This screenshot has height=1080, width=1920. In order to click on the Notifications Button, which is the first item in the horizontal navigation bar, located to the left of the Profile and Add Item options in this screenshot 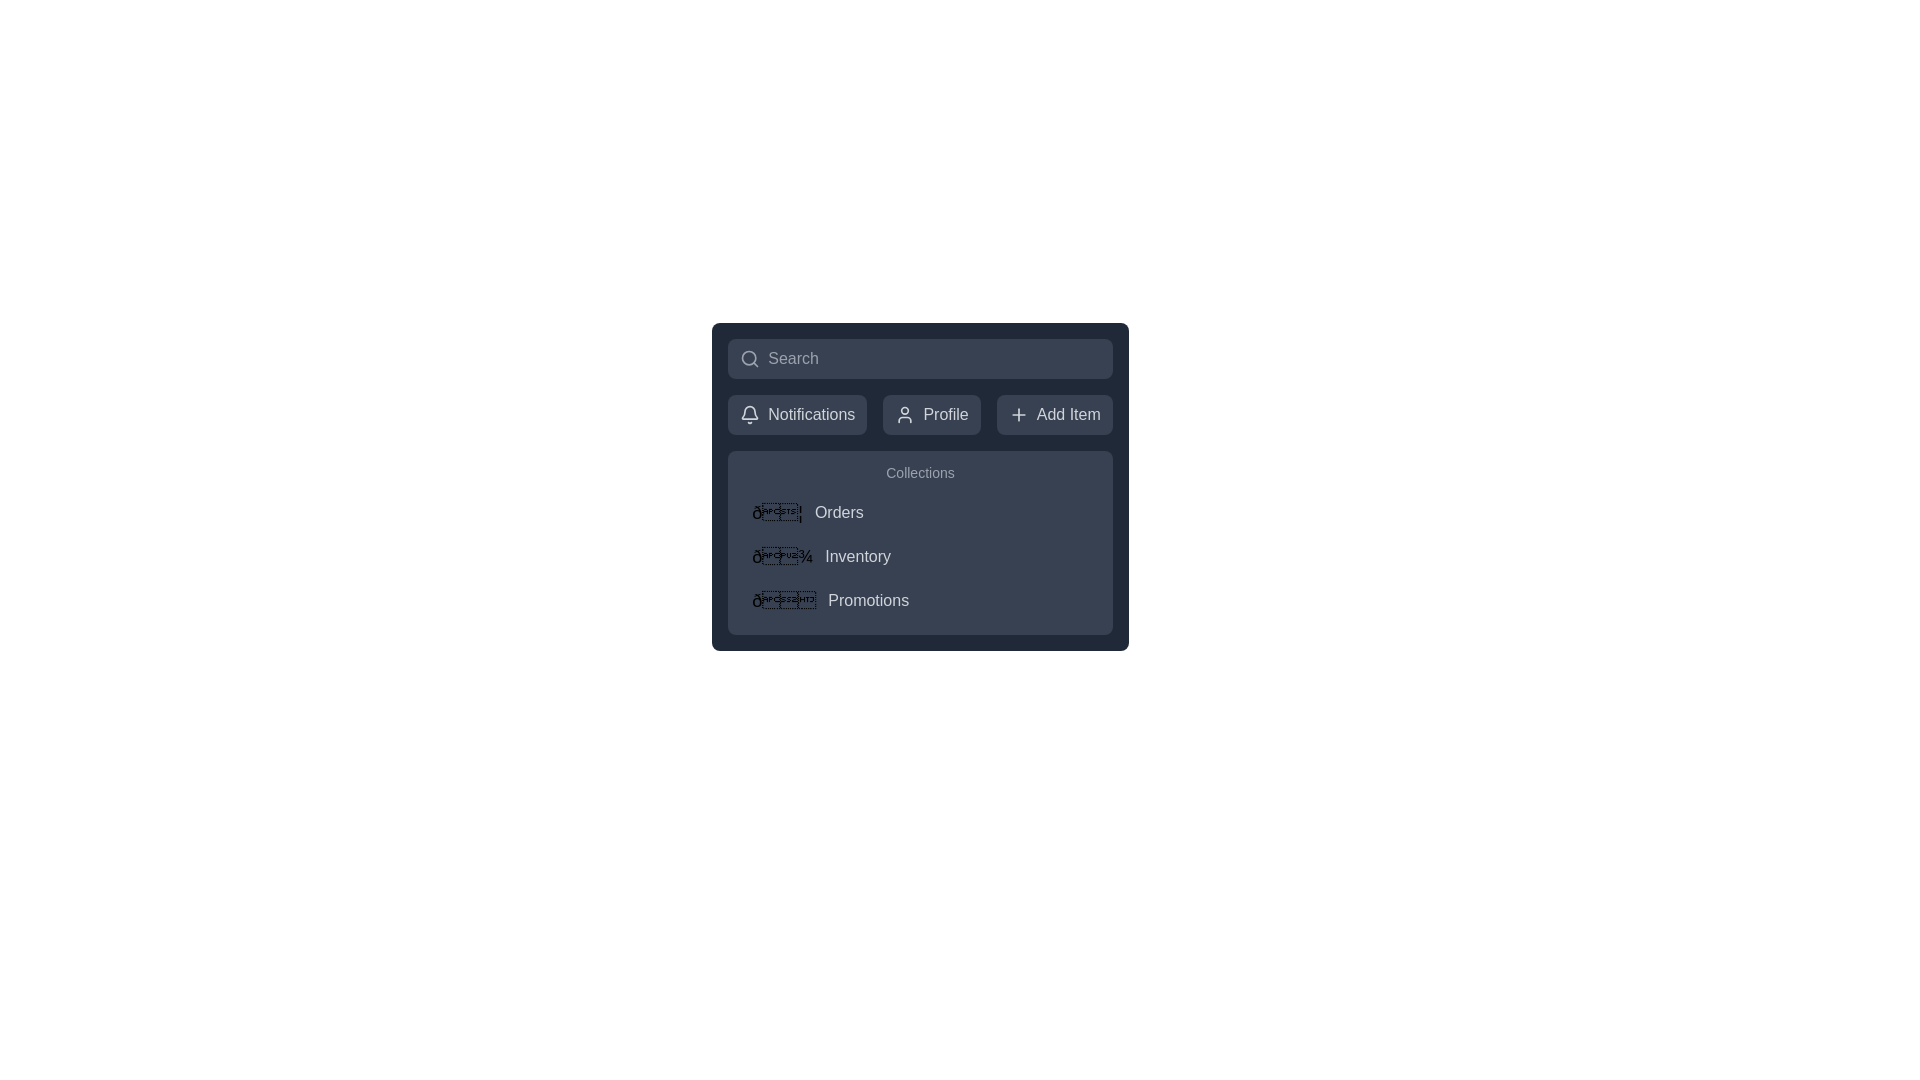, I will do `click(796, 414)`.